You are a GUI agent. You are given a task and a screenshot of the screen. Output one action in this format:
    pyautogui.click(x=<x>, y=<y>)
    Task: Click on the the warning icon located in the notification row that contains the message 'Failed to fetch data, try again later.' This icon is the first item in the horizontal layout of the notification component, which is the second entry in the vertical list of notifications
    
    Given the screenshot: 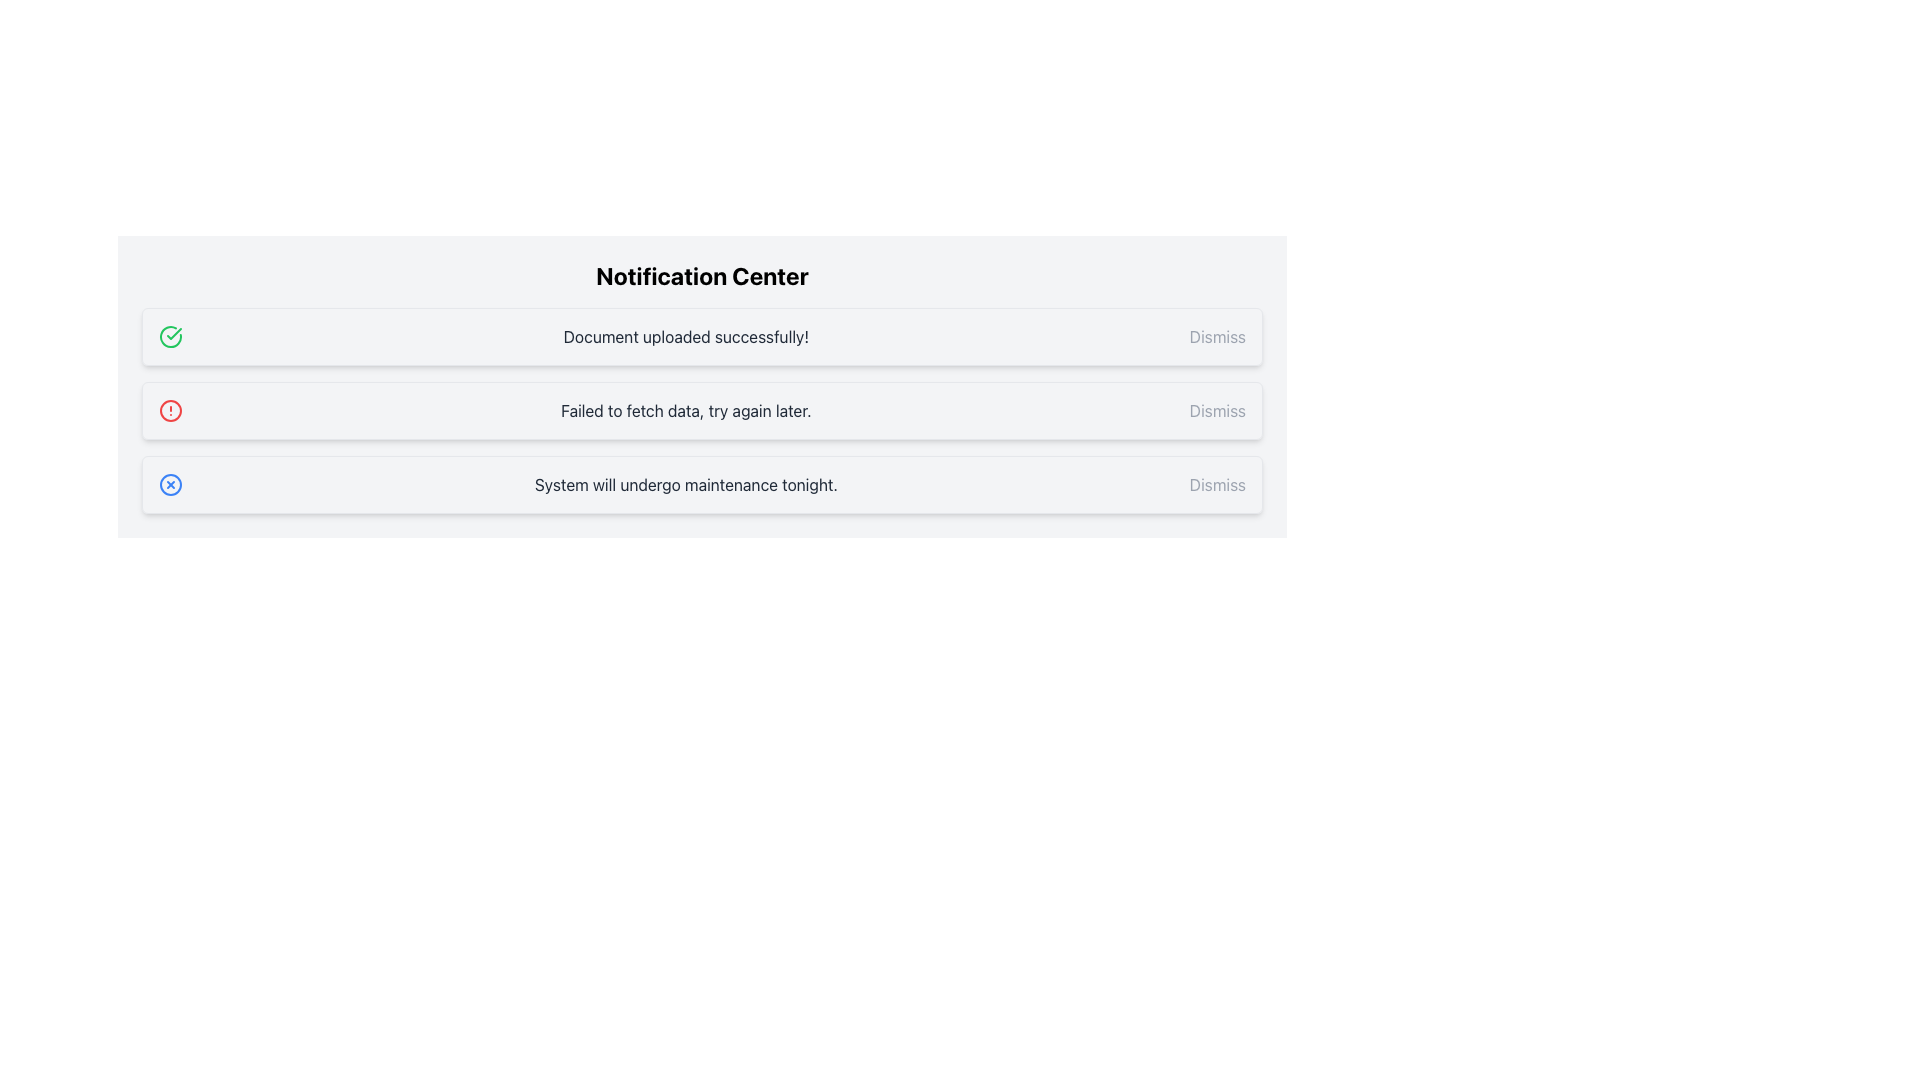 What is the action you would take?
    pyautogui.click(x=171, y=410)
    